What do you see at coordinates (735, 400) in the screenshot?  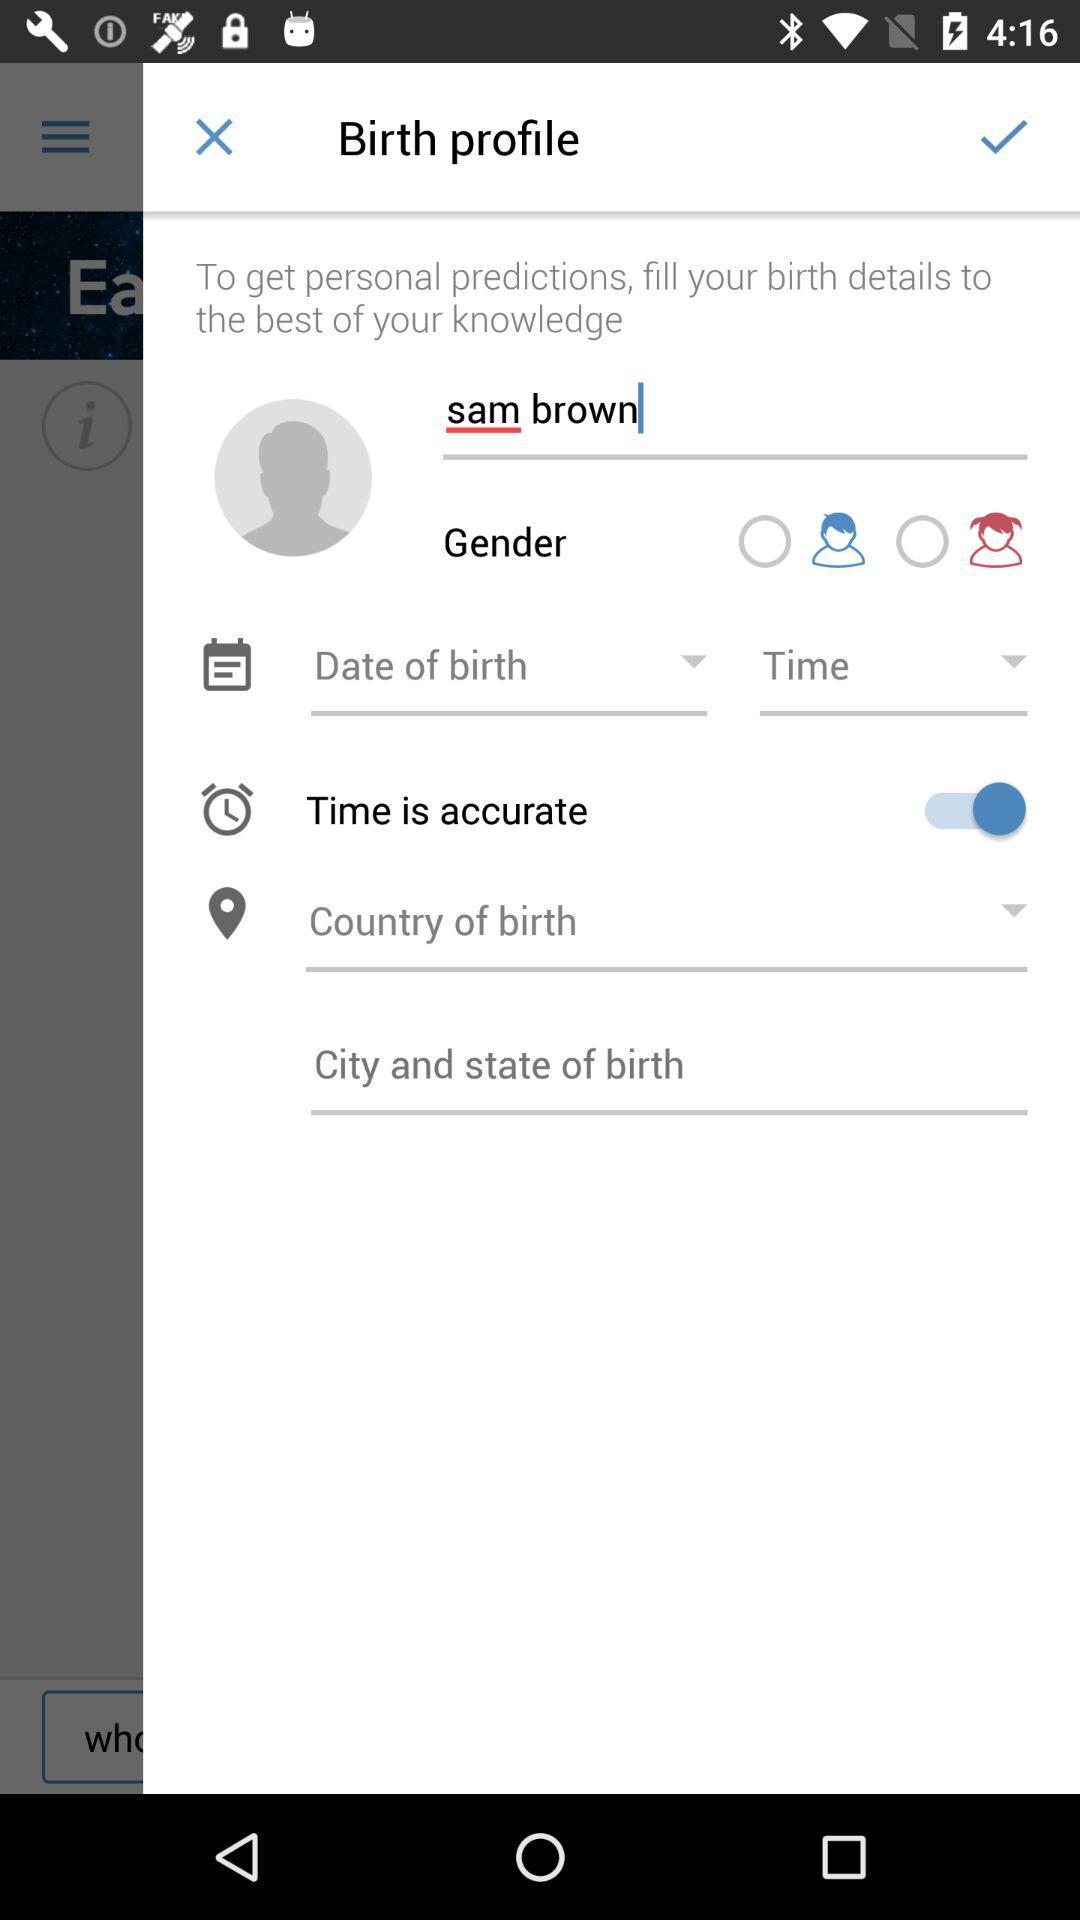 I see `the sam brown item` at bounding box center [735, 400].